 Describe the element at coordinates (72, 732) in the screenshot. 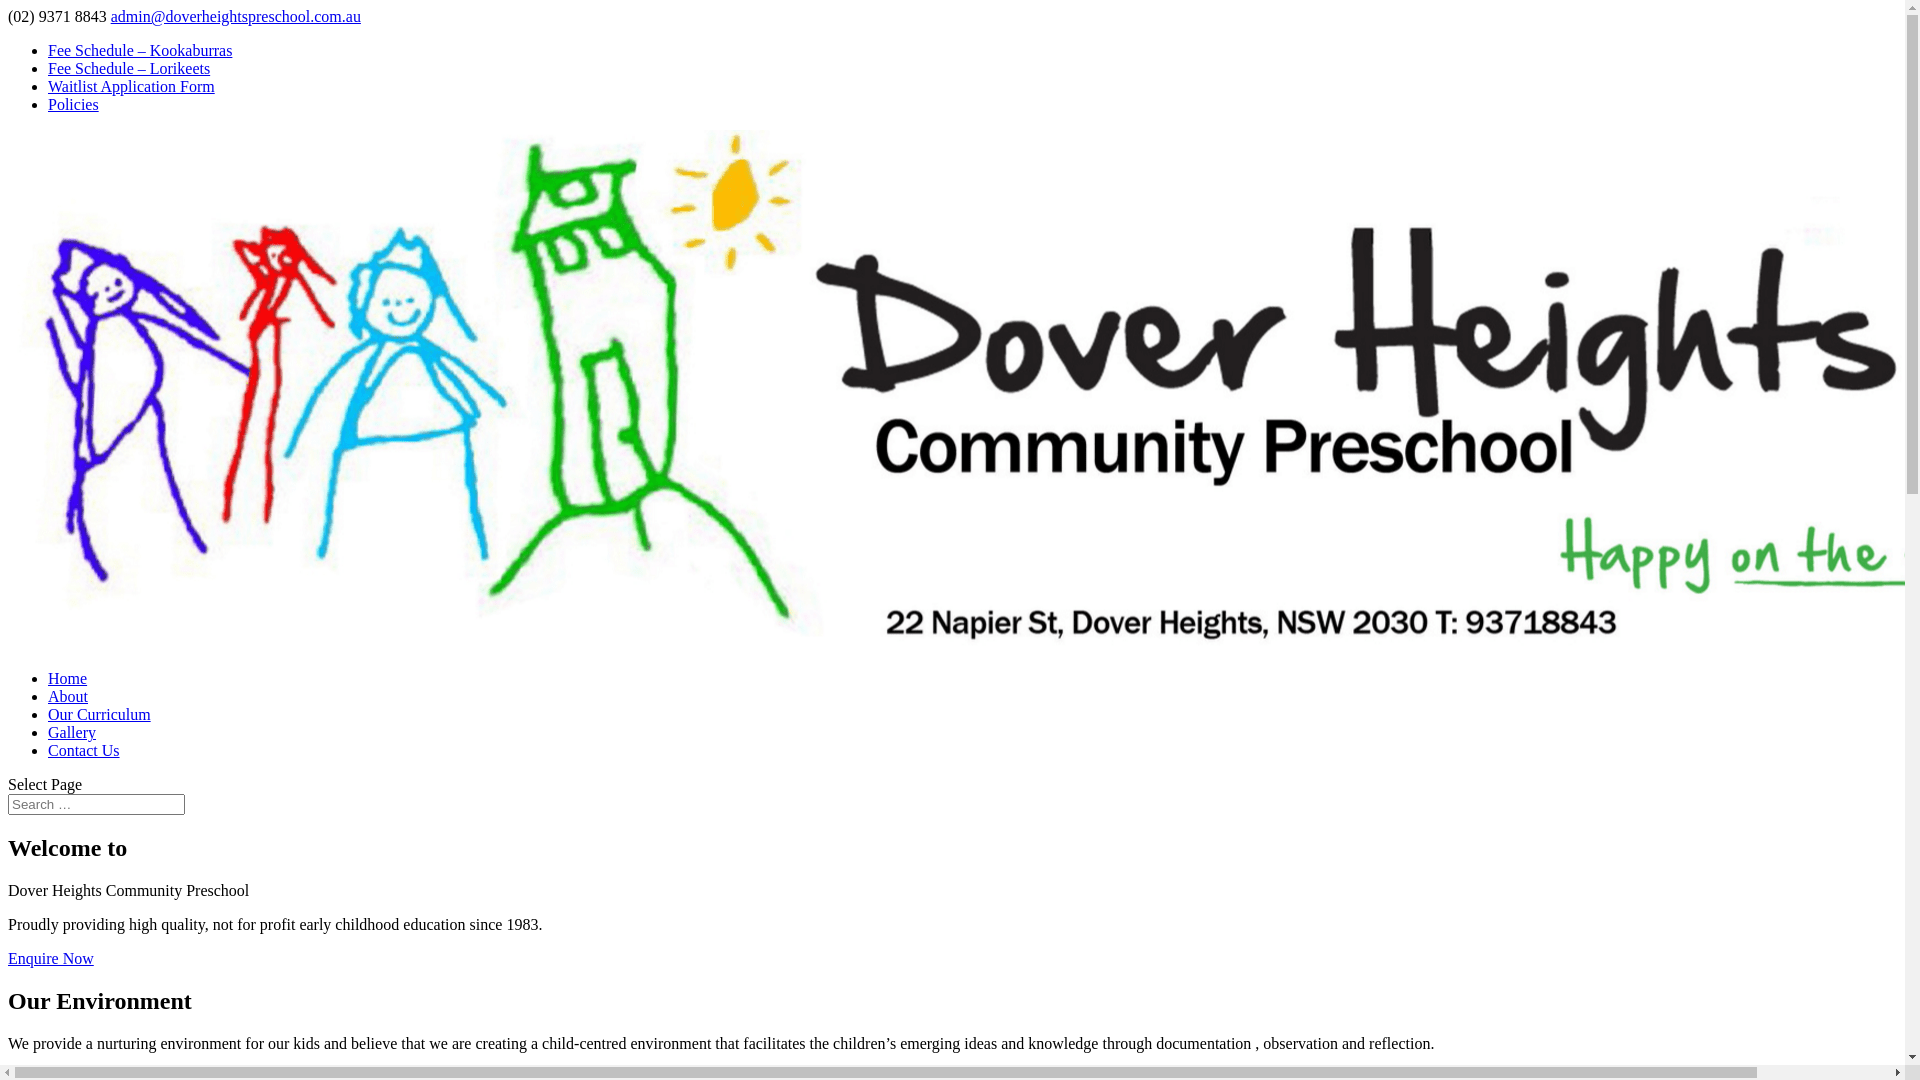

I see `'Gallery'` at that location.